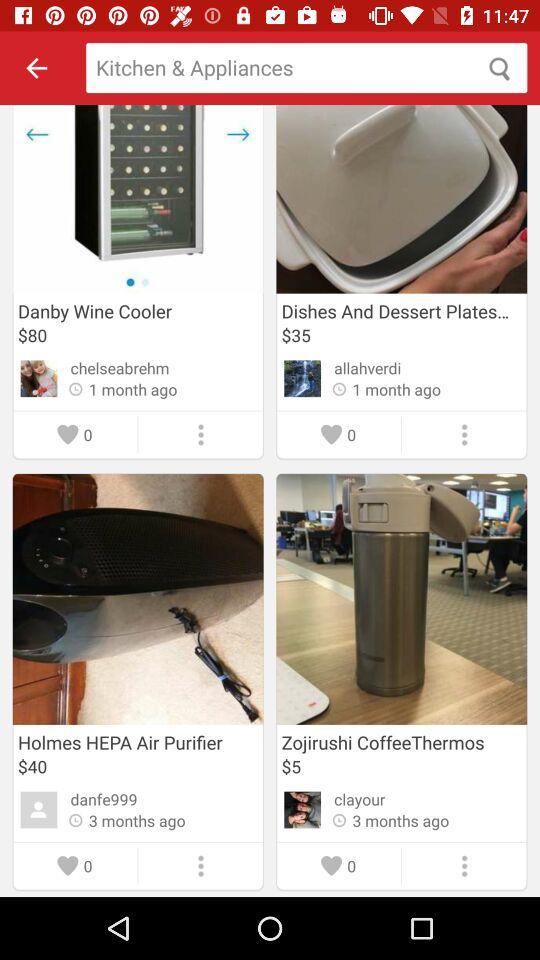  What do you see at coordinates (366, 367) in the screenshot?
I see `the icon above 1 month ago item` at bounding box center [366, 367].